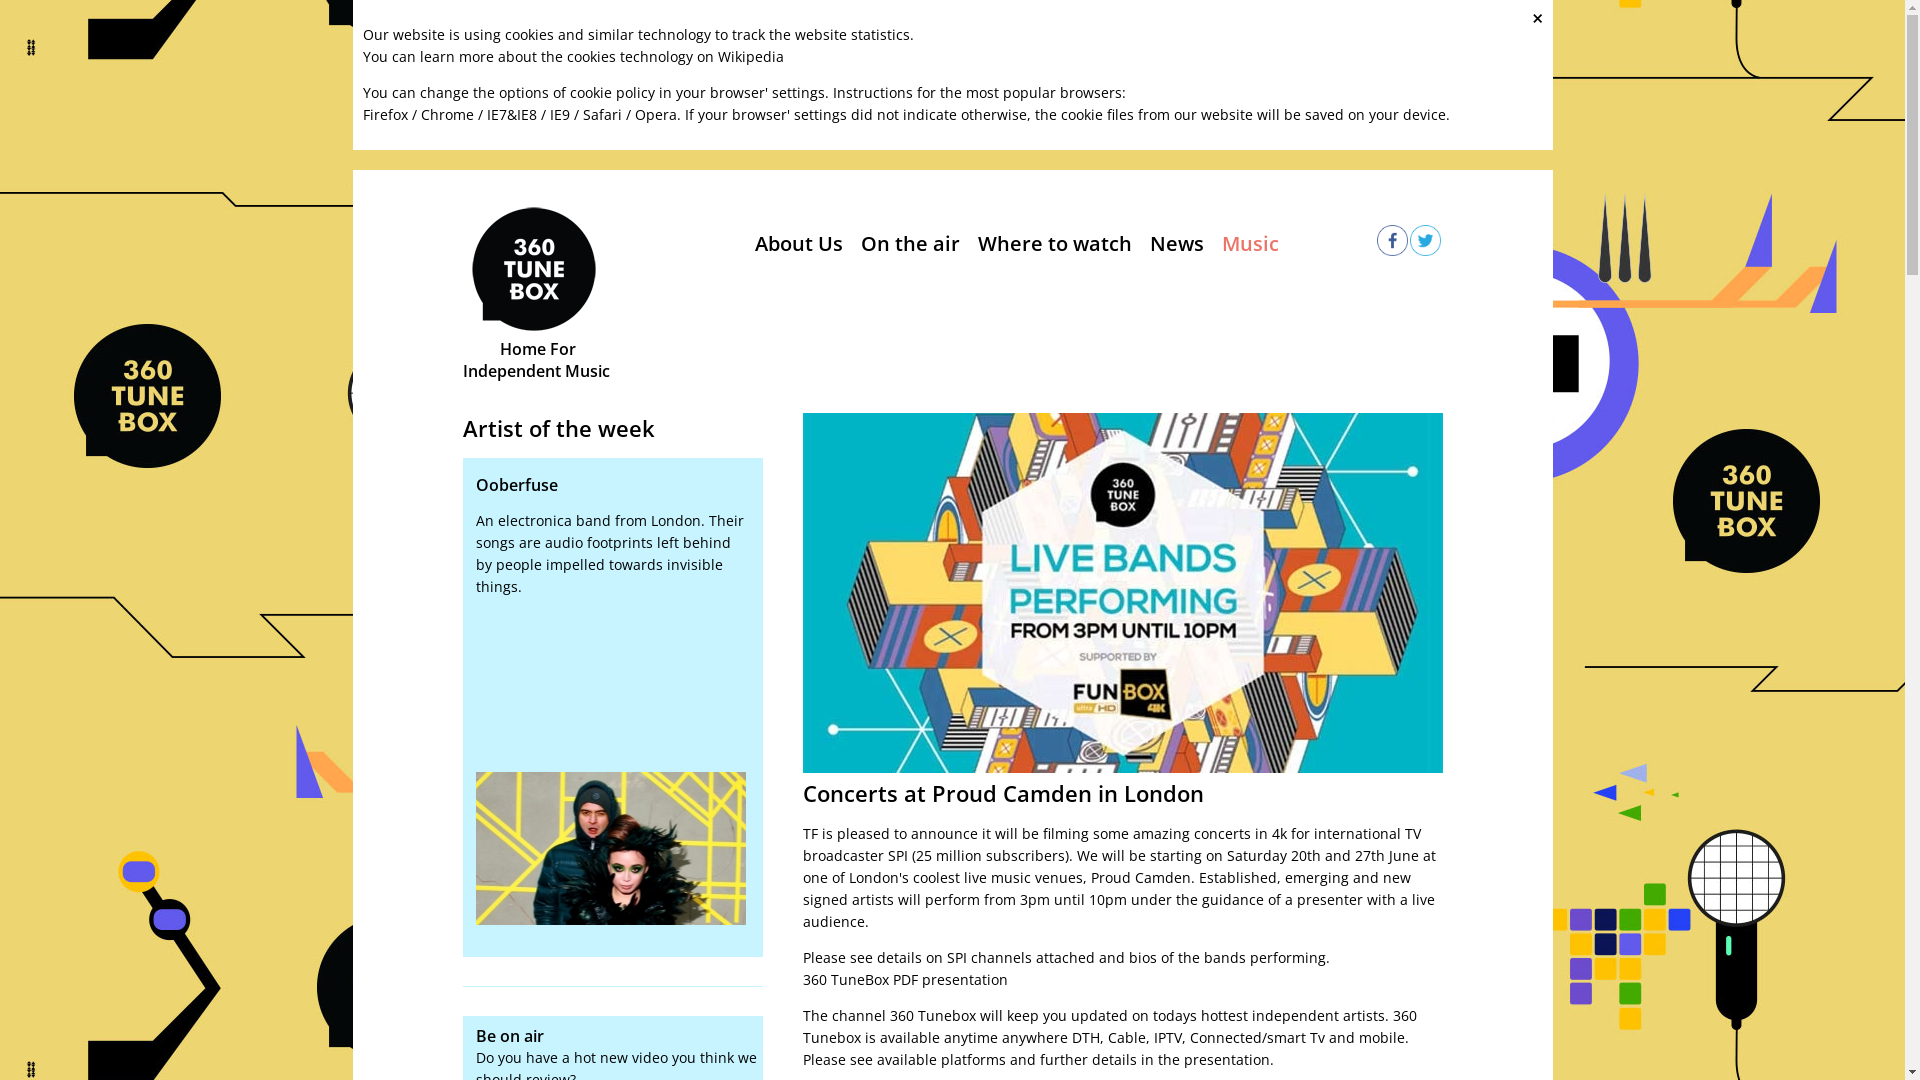 This screenshot has width=1920, height=1080. Describe the element at coordinates (903, 978) in the screenshot. I see `'360 TuneBox PDF presentation'` at that location.